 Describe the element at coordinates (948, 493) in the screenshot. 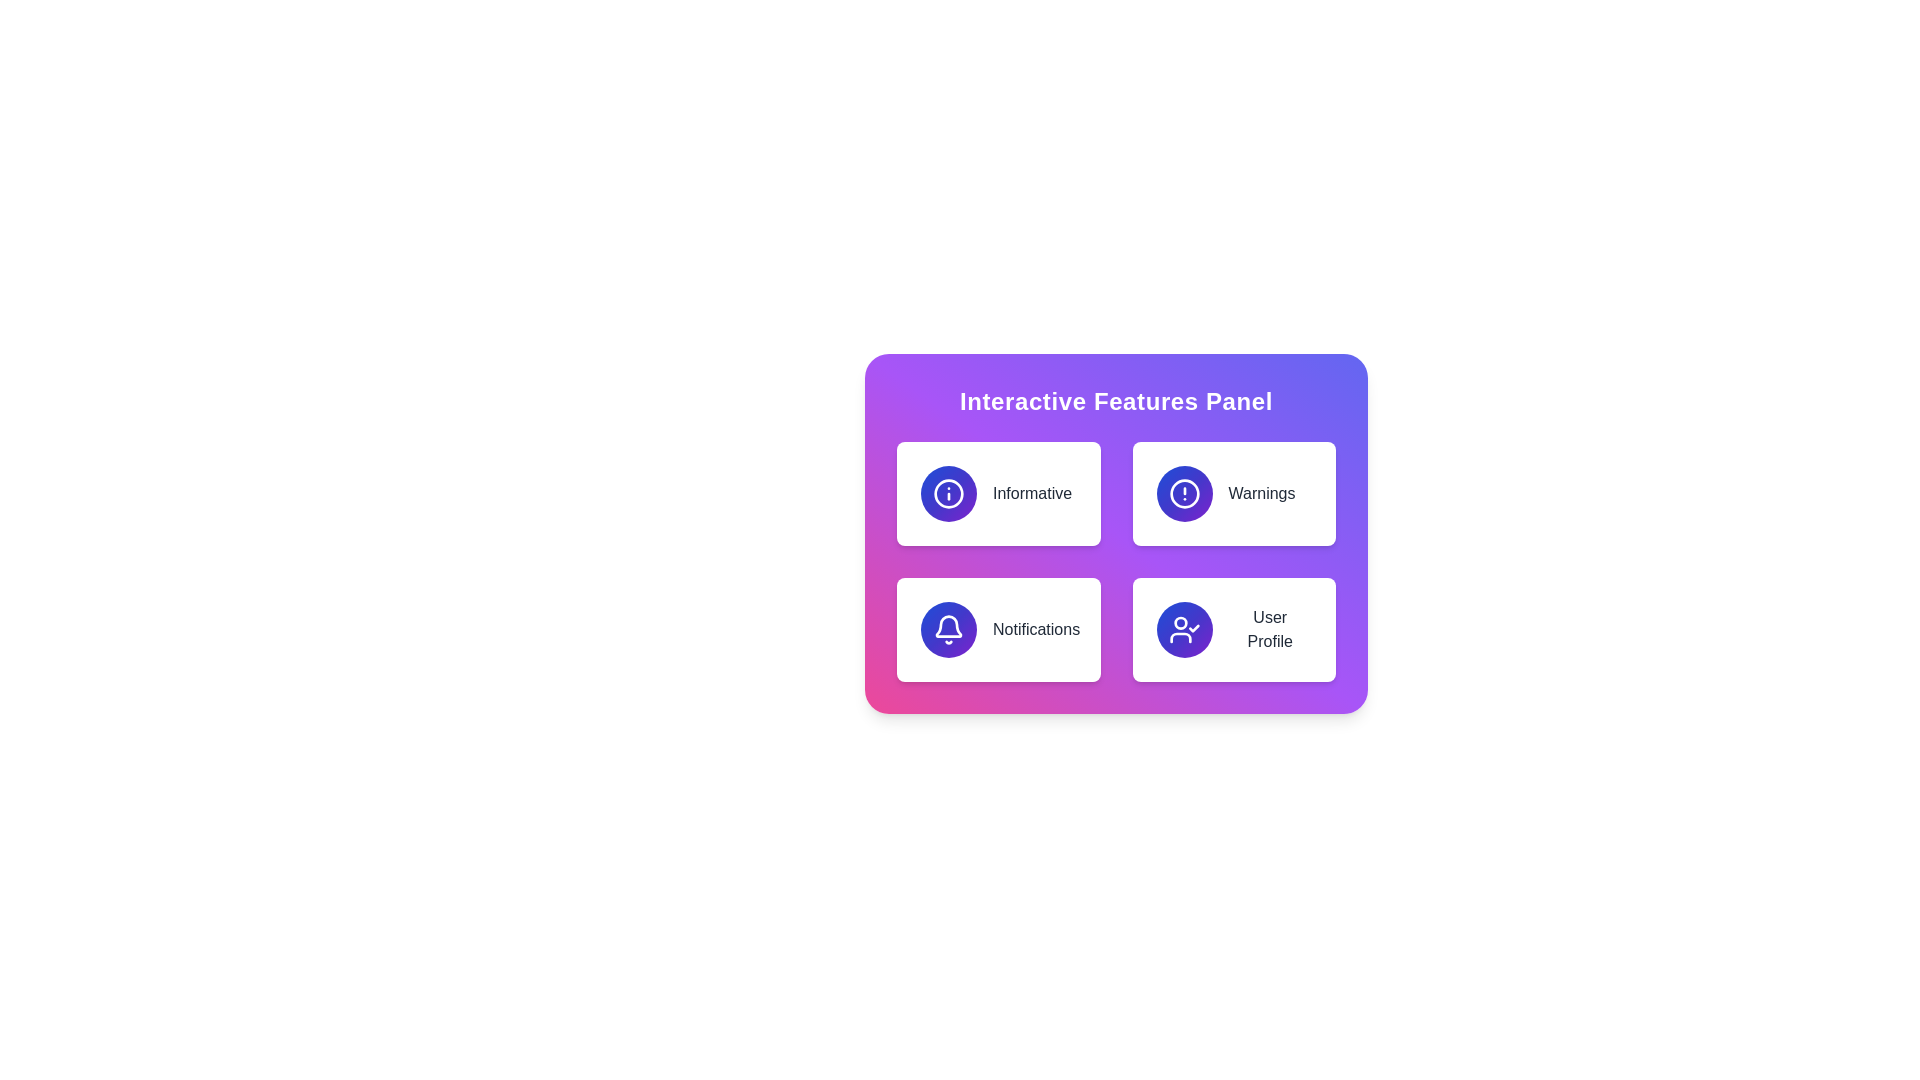

I see `the small circle SVG element that is part of the 'Informative' icon located in the top-left corner of the 'Interactive Features Panel'` at that location.